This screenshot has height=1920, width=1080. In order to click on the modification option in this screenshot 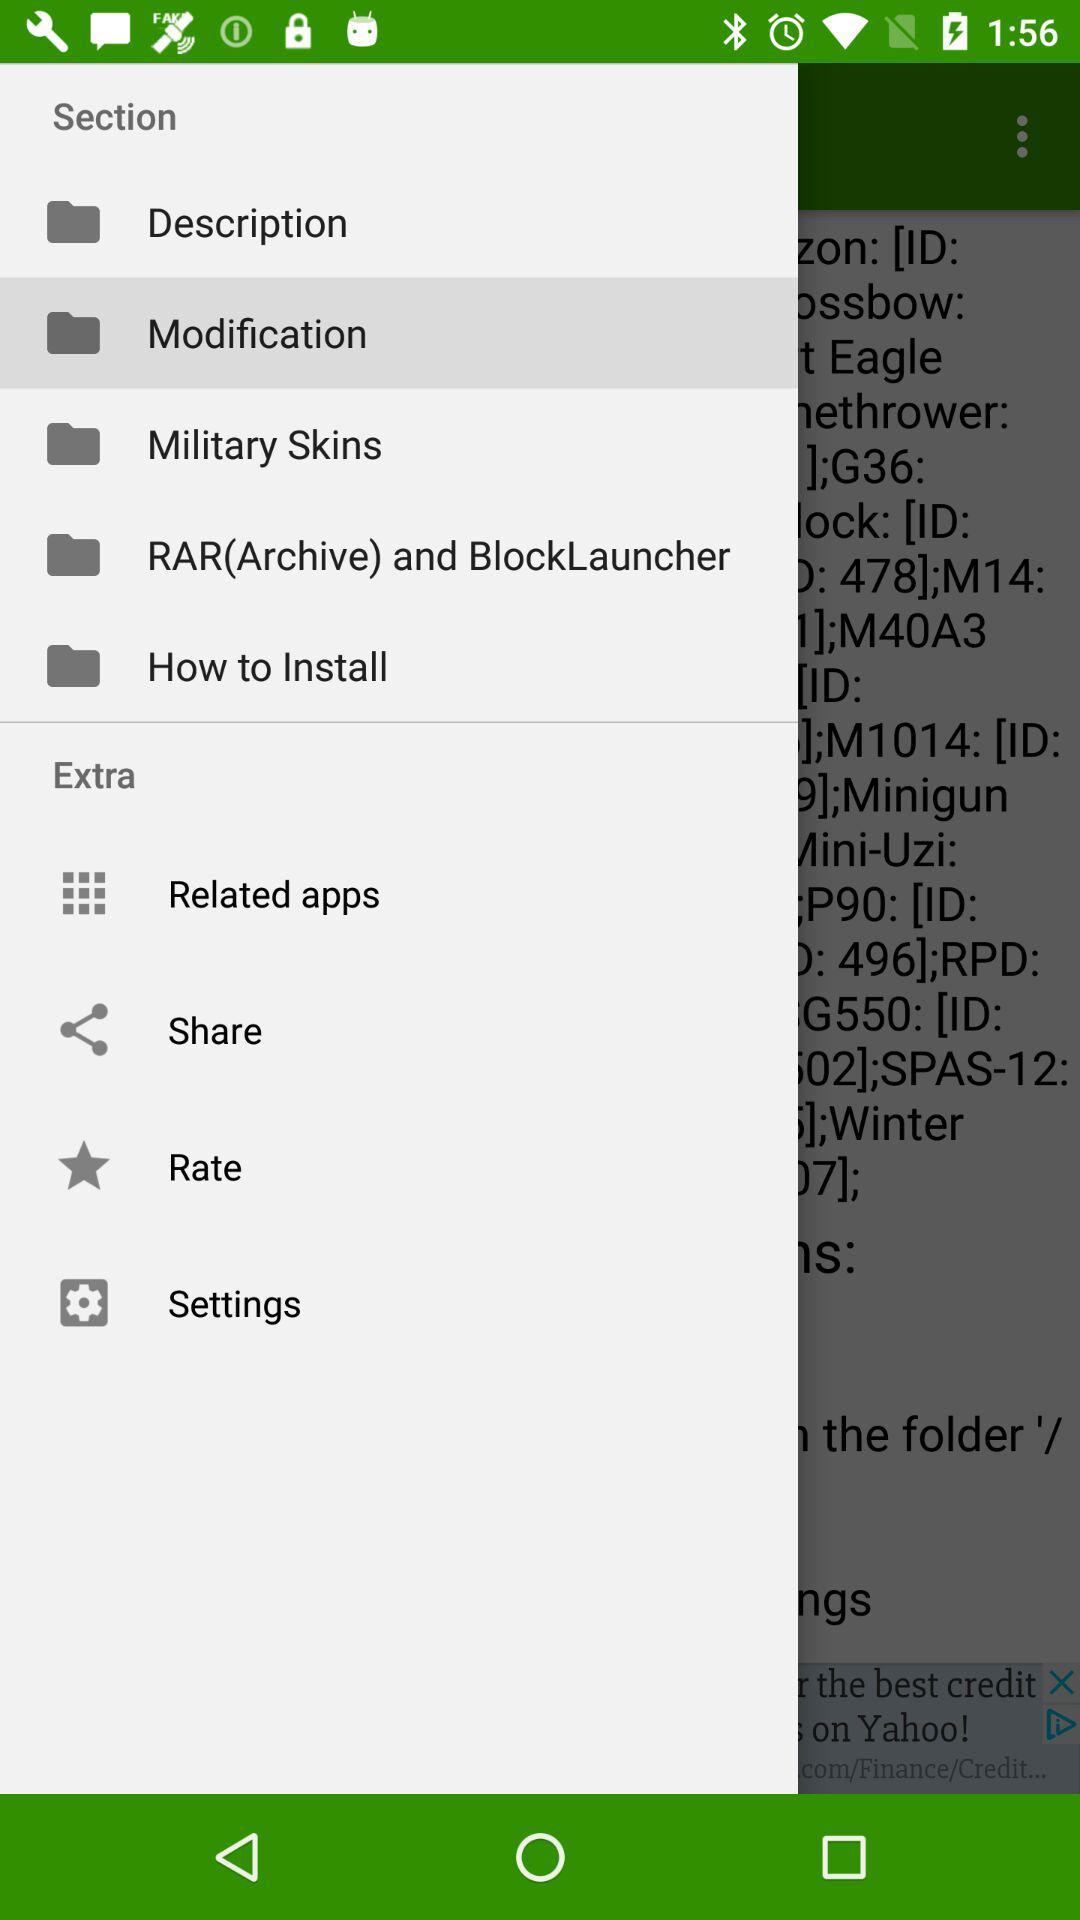, I will do `click(398, 333)`.